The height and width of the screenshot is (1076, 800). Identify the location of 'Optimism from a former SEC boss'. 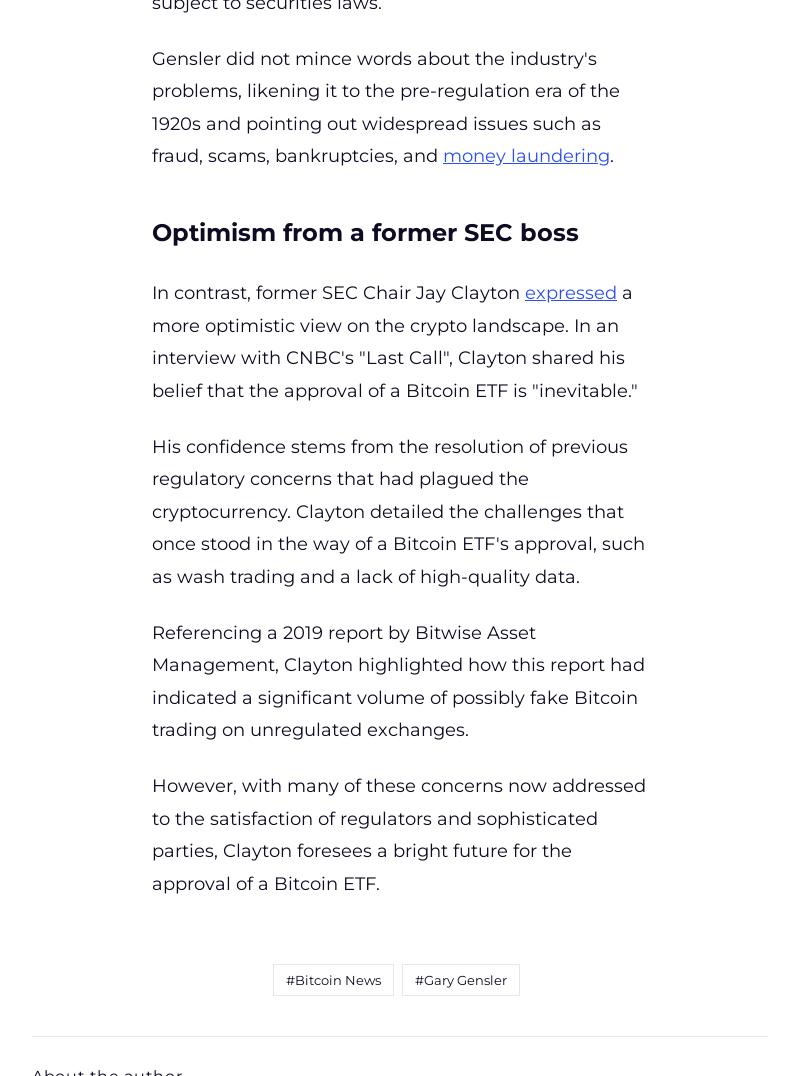
(152, 231).